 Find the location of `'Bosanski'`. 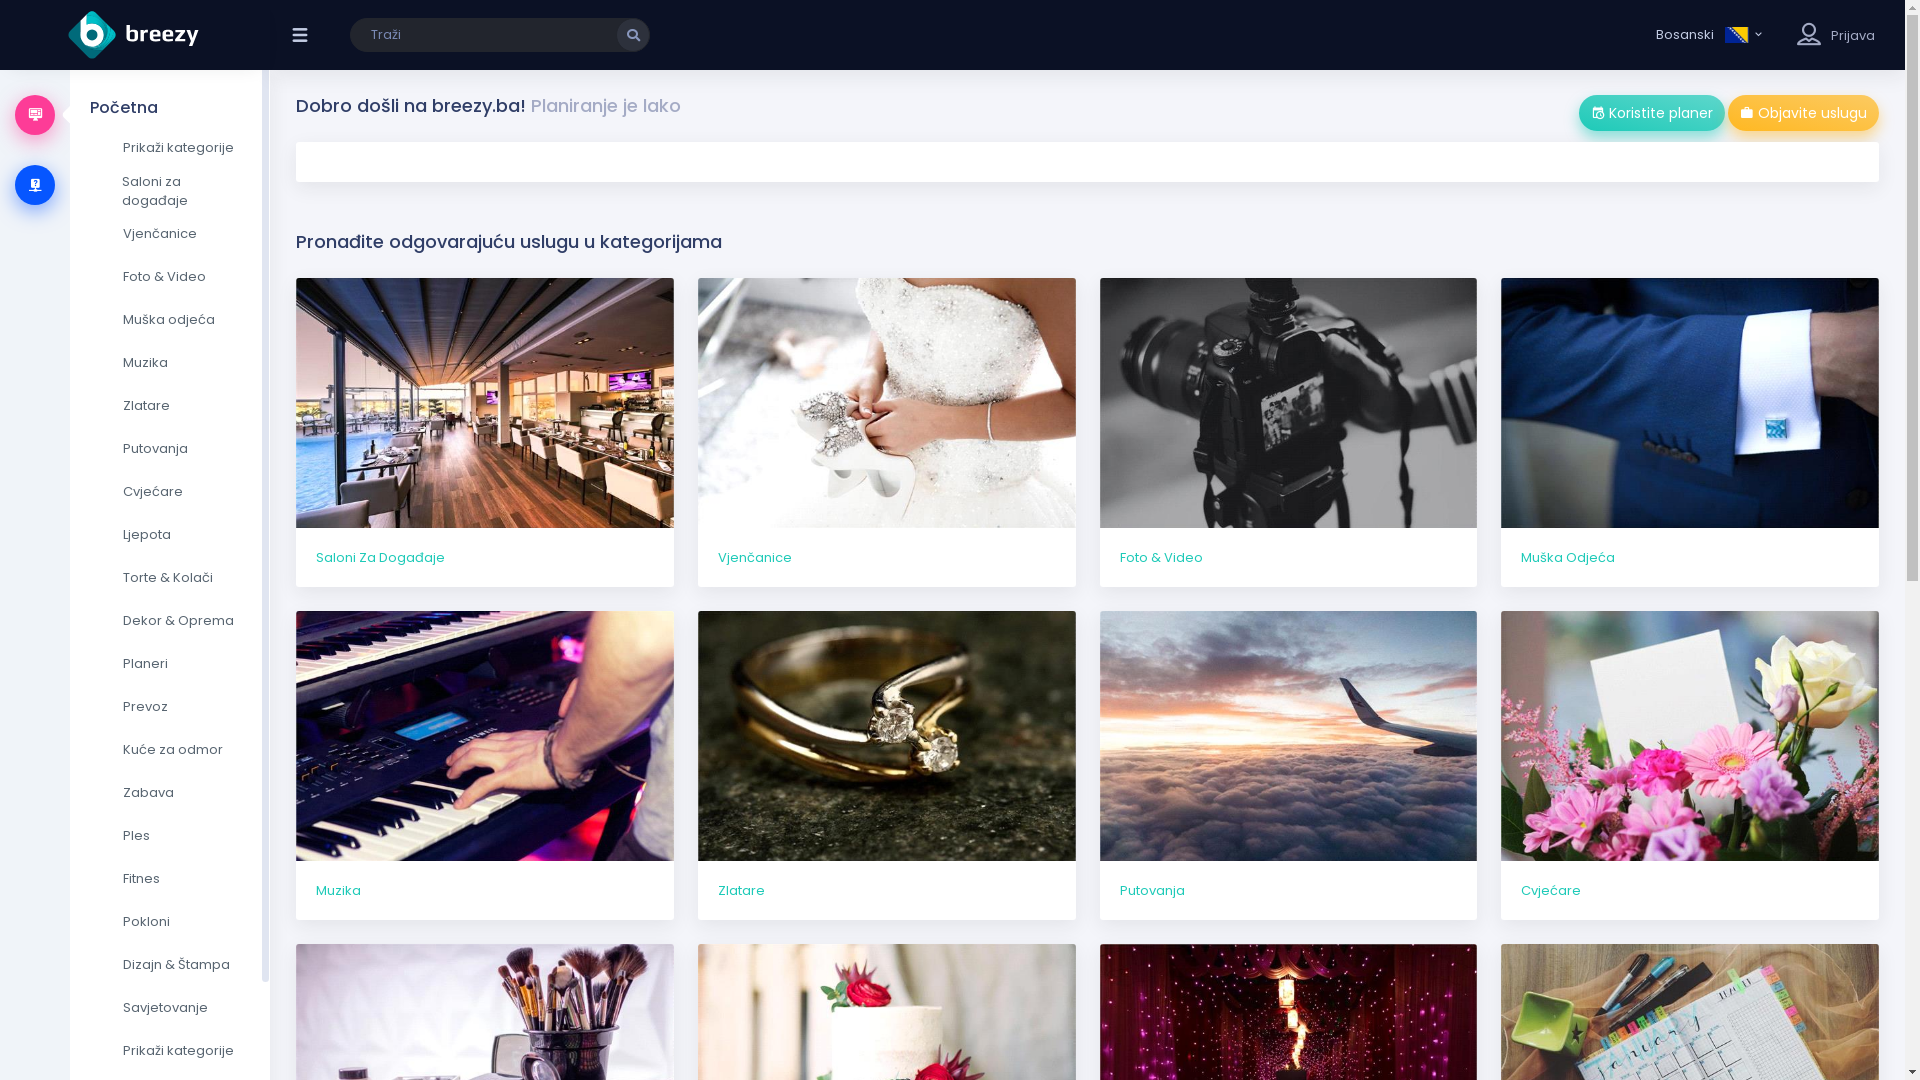

'Bosanski' is located at coordinates (1709, 34).